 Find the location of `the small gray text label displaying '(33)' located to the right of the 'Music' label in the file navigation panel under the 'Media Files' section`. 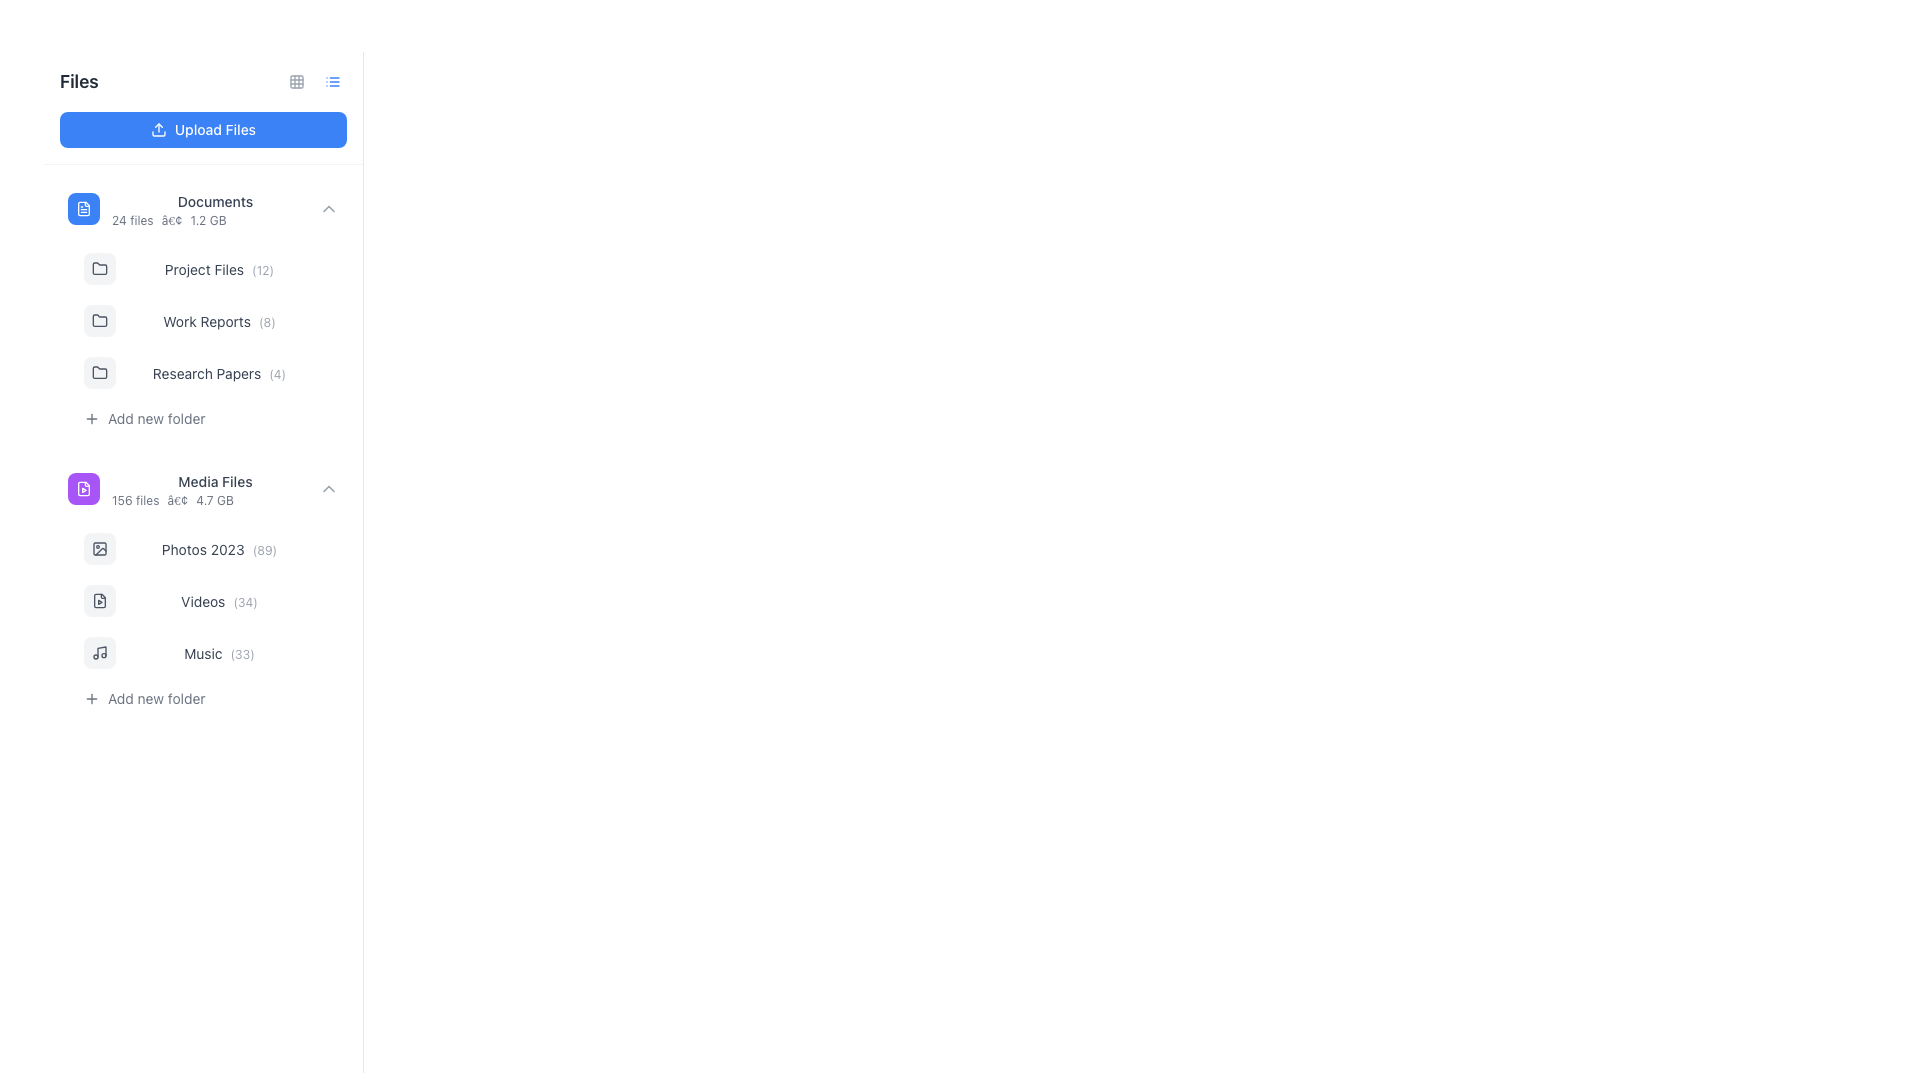

the small gray text label displaying '(33)' located to the right of the 'Music' label in the file navigation panel under the 'Media Files' section is located at coordinates (241, 654).